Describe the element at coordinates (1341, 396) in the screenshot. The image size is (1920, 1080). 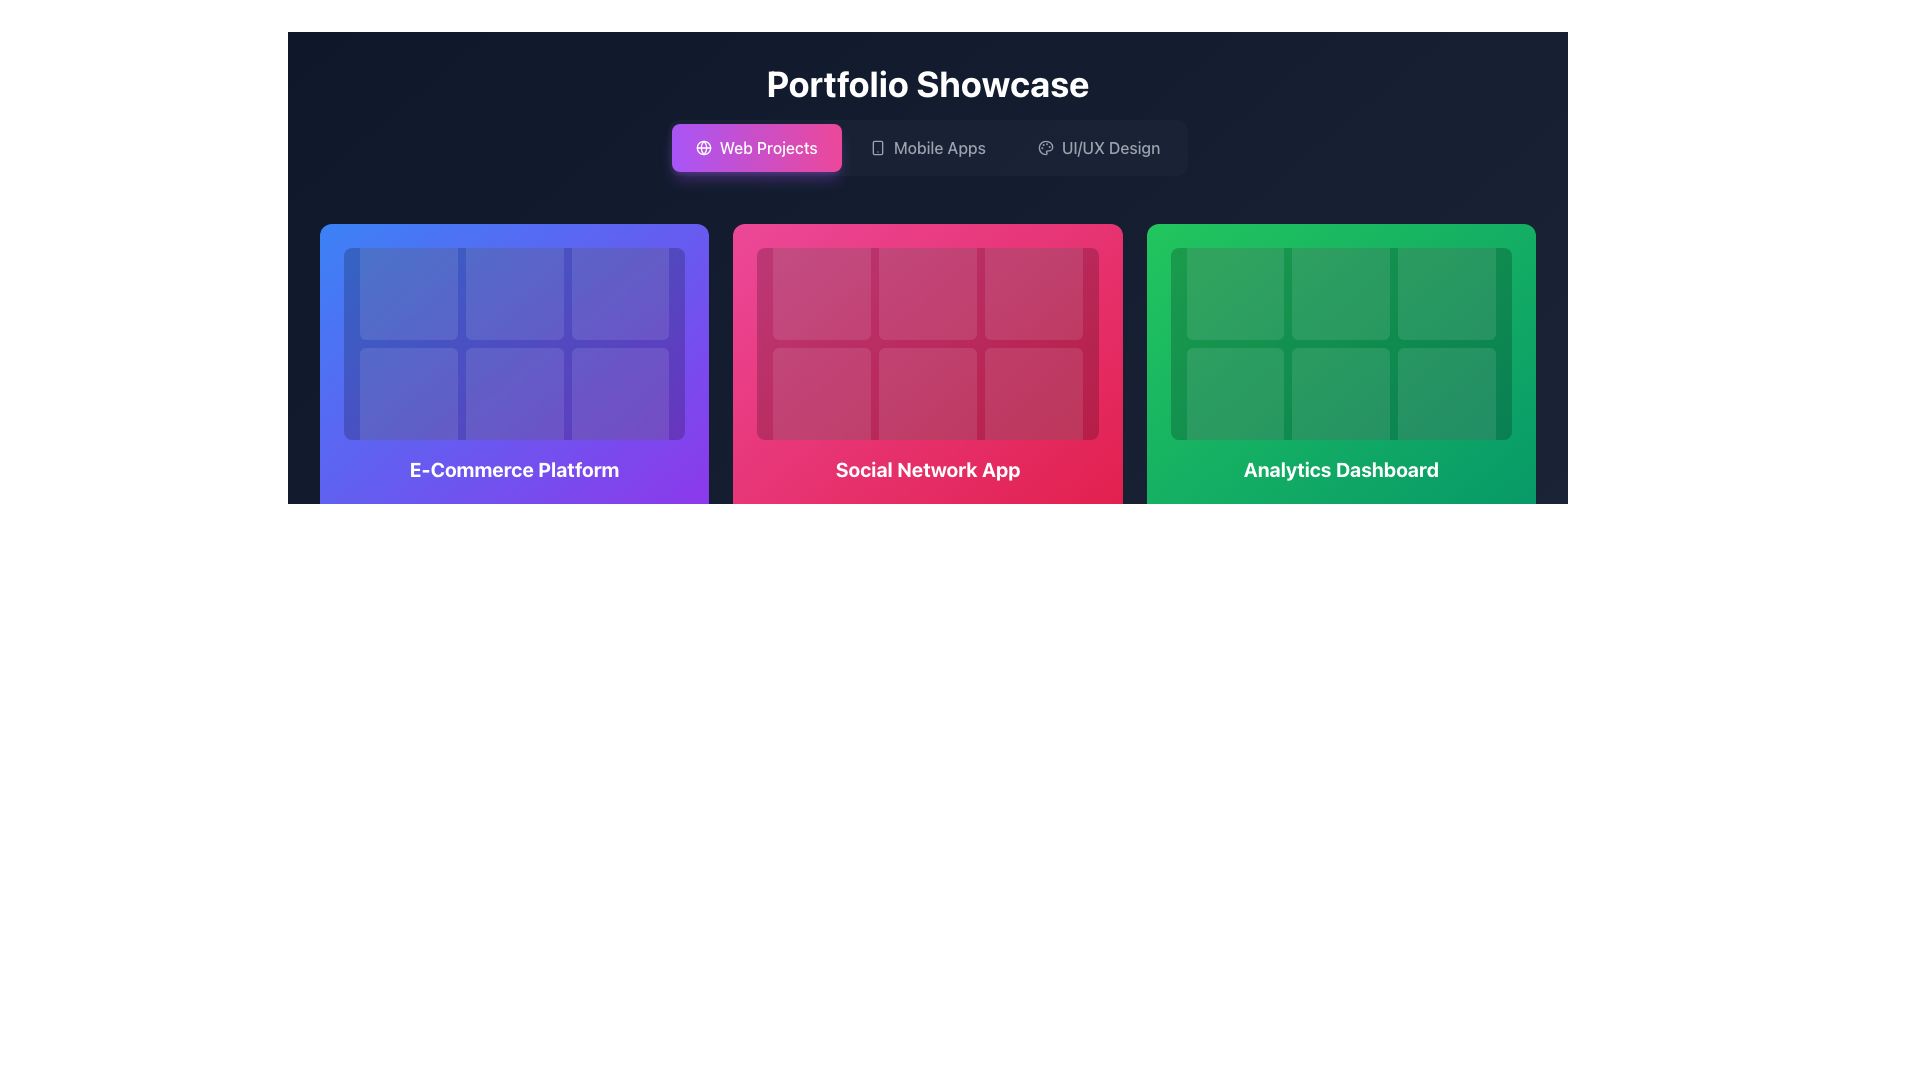
I see `the second item in the second row of the 3x2 grid structure in the Analytics Dashboard, which is visually represented as a placeholder in a green-themed panel` at that location.